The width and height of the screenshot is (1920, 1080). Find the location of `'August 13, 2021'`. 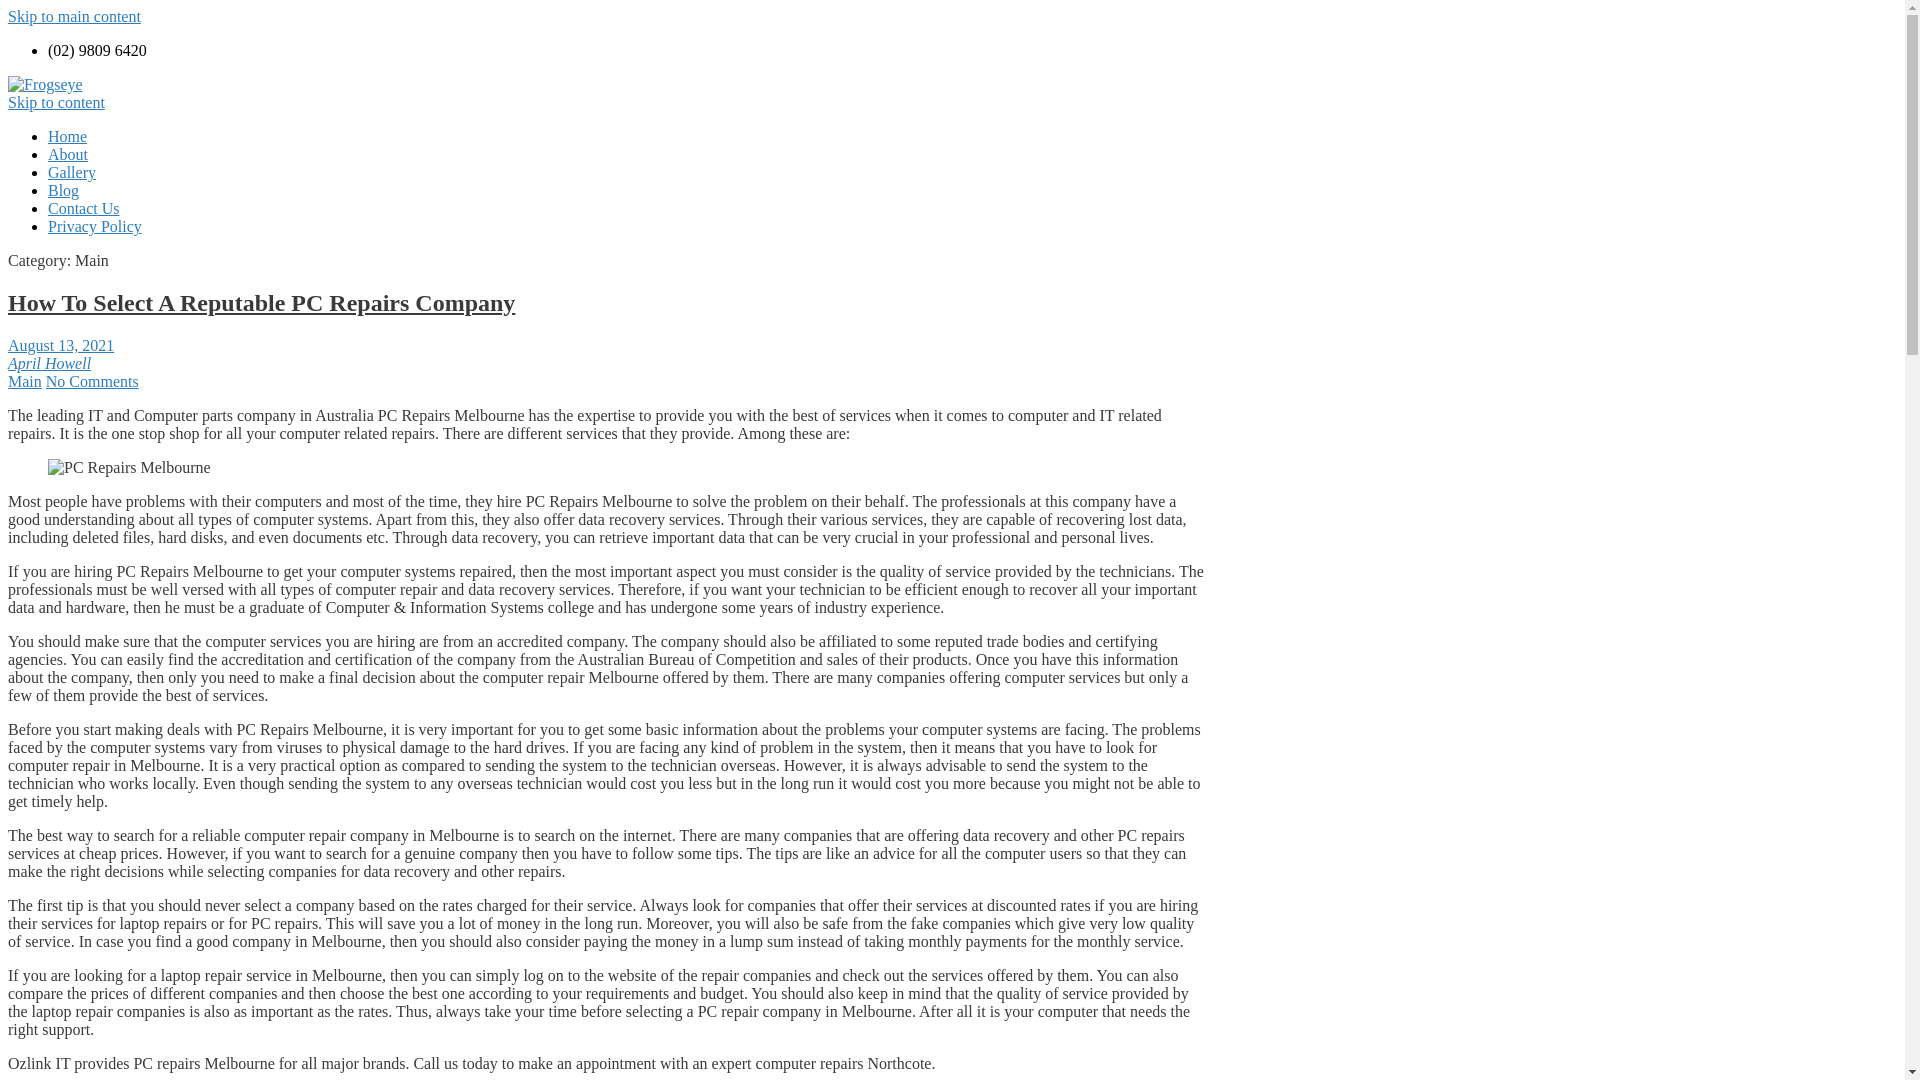

'August 13, 2021' is located at coordinates (61, 344).